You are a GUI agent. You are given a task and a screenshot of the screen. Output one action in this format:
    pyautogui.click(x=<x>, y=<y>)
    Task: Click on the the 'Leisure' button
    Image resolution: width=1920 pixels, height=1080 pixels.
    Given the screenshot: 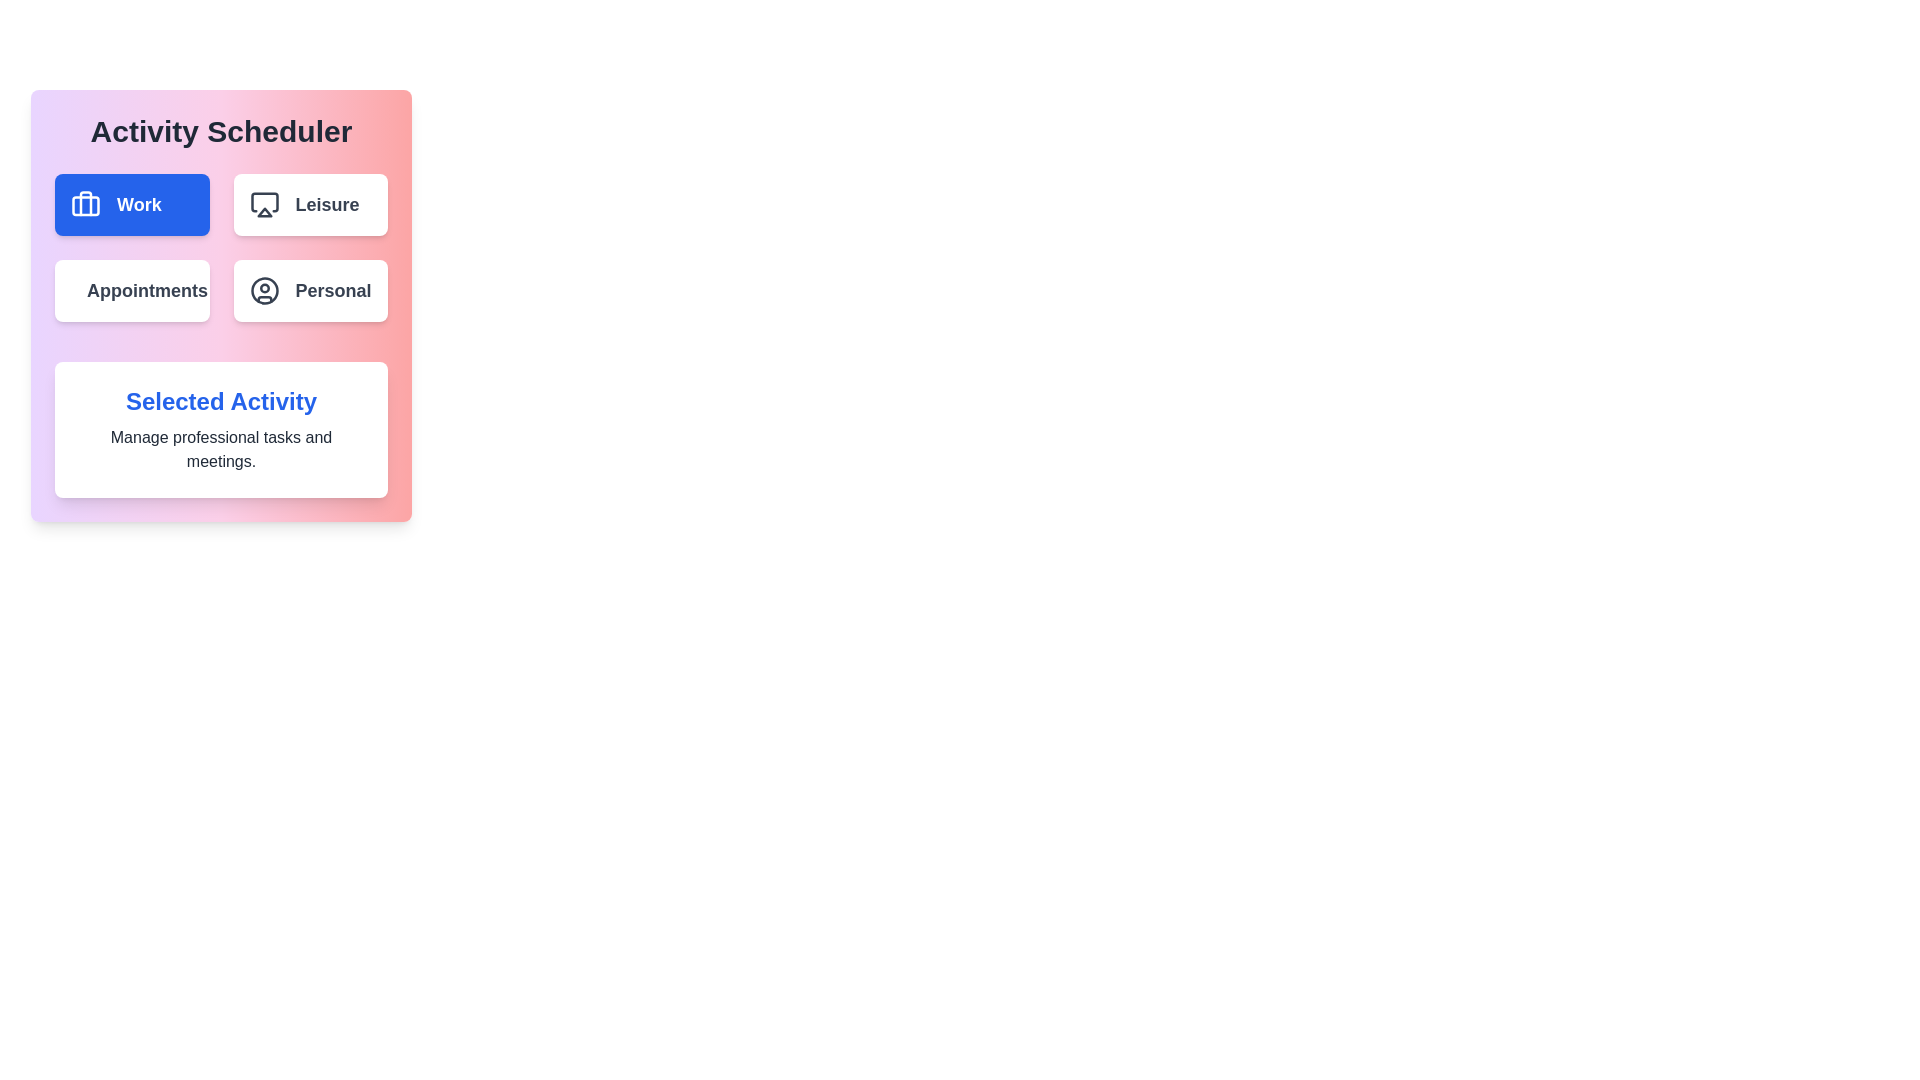 What is the action you would take?
    pyautogui.click(x=327, y=204)
    